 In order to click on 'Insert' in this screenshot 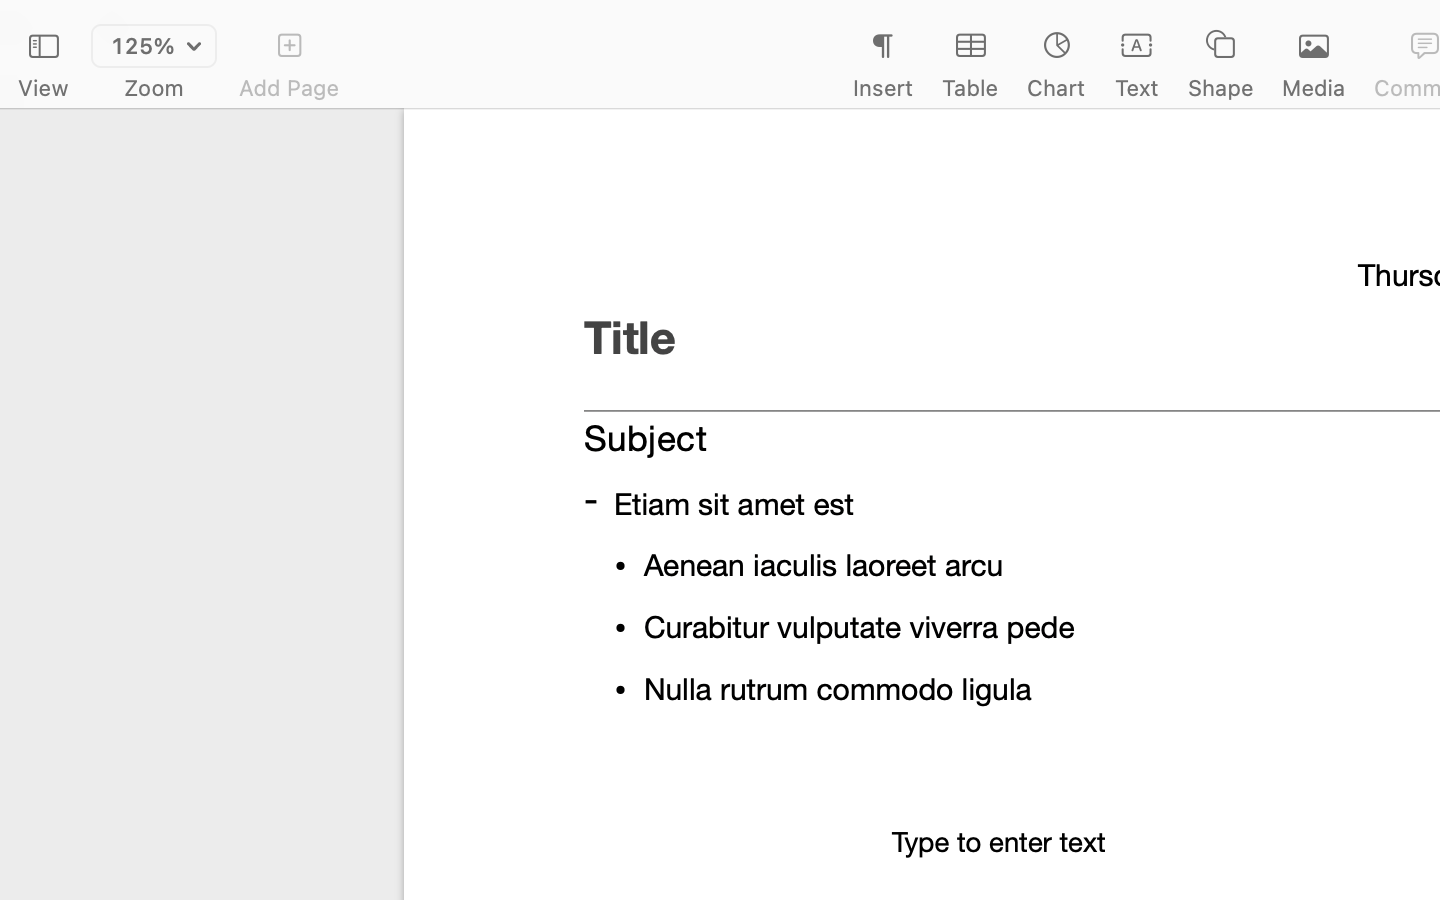, I will do `click(881, 87)`.